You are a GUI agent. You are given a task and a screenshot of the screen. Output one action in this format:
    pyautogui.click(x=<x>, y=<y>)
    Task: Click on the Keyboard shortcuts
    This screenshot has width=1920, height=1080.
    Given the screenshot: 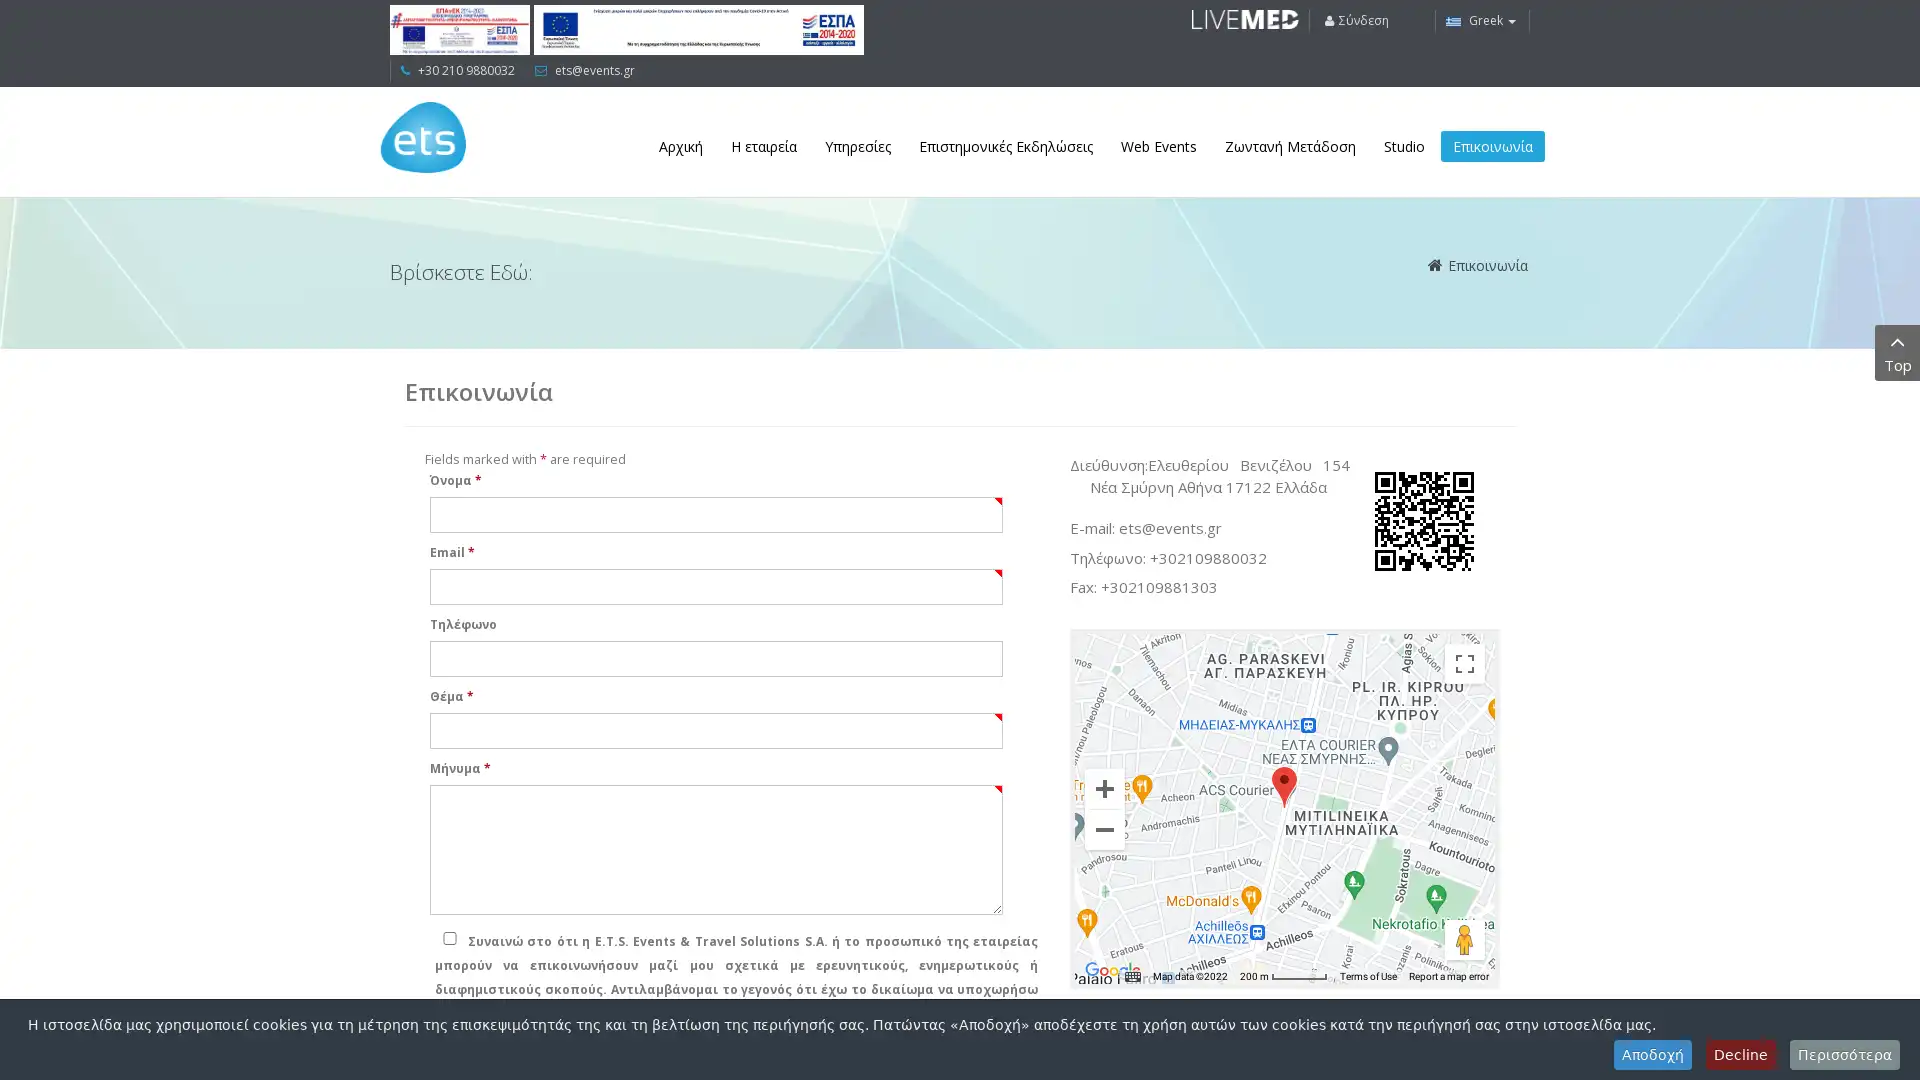 What is the action you would take?
    pyautogui.click(x=1132, y=974)
    